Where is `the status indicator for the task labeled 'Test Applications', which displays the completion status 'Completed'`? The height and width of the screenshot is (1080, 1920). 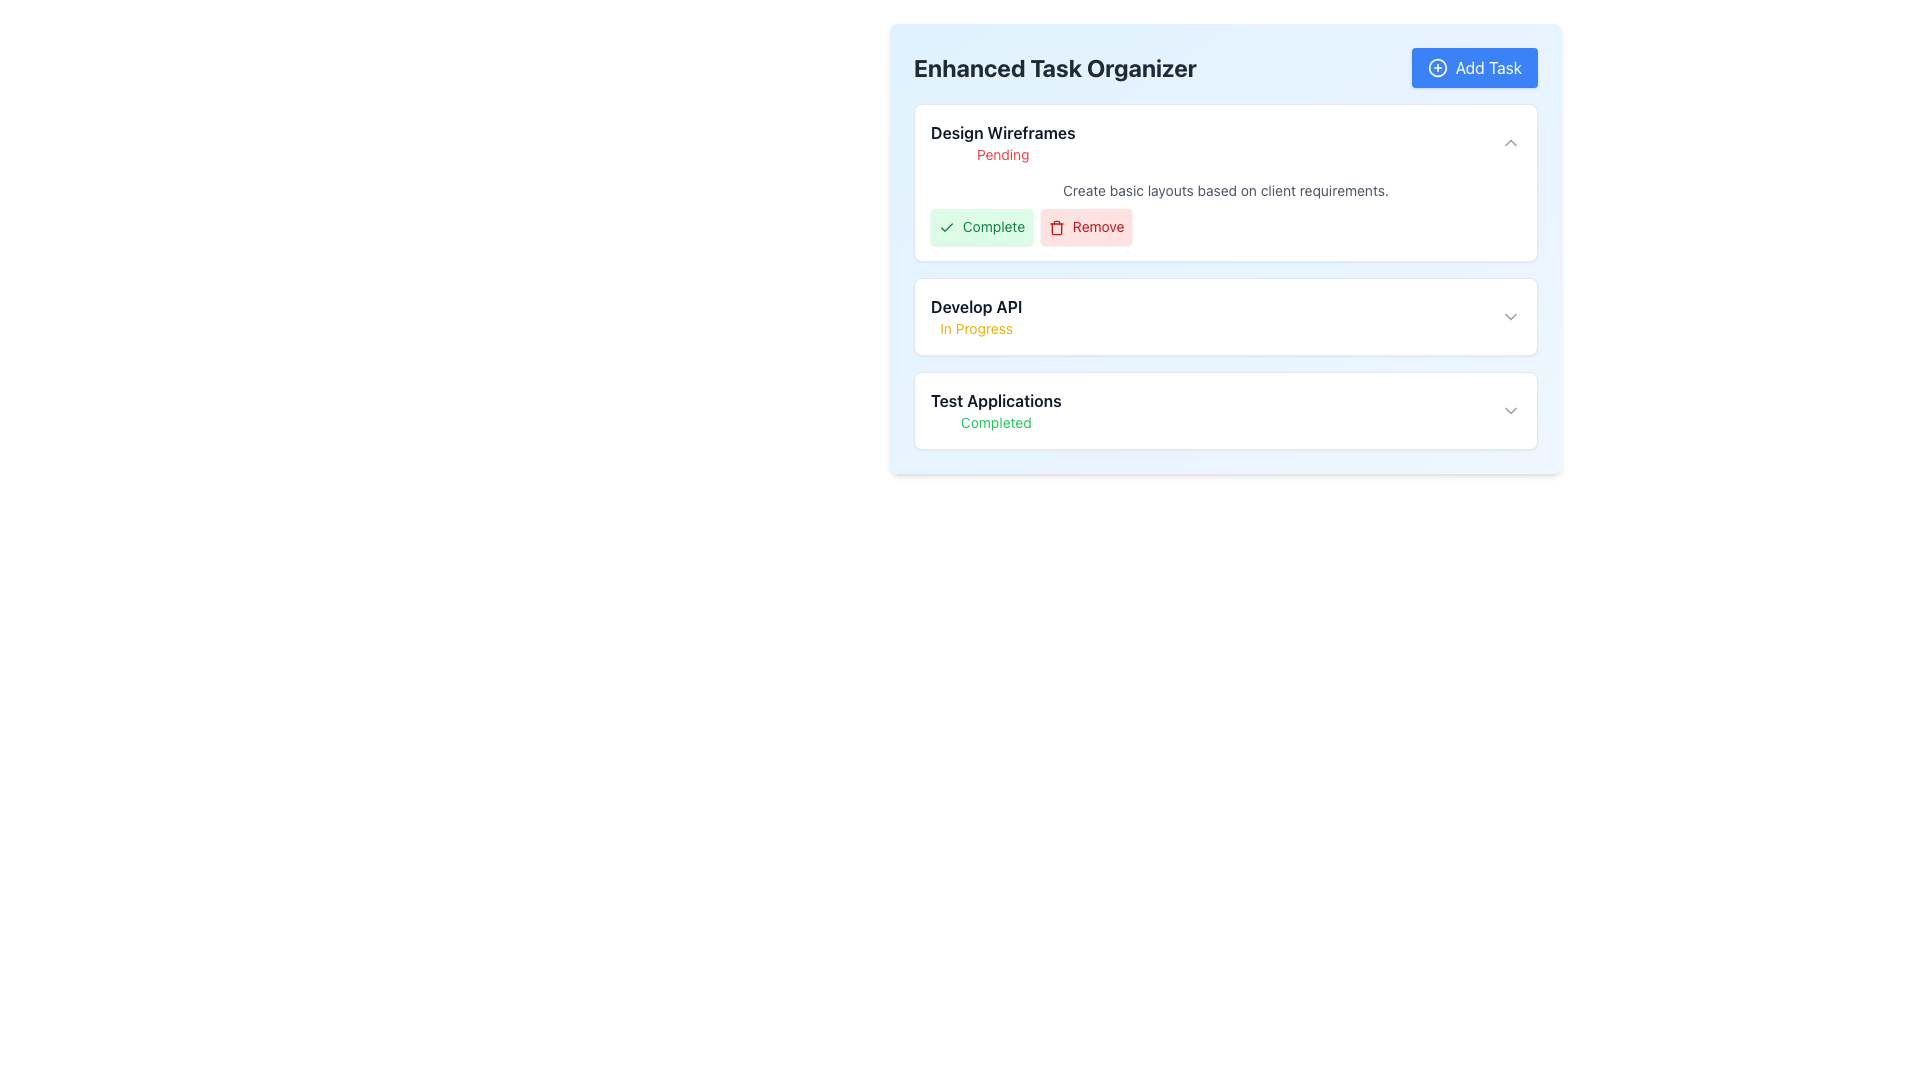 the status indicator for the task labeled 'Test Applications', which displays the completion status 'Completed' is located at coordinates (1224, 410).